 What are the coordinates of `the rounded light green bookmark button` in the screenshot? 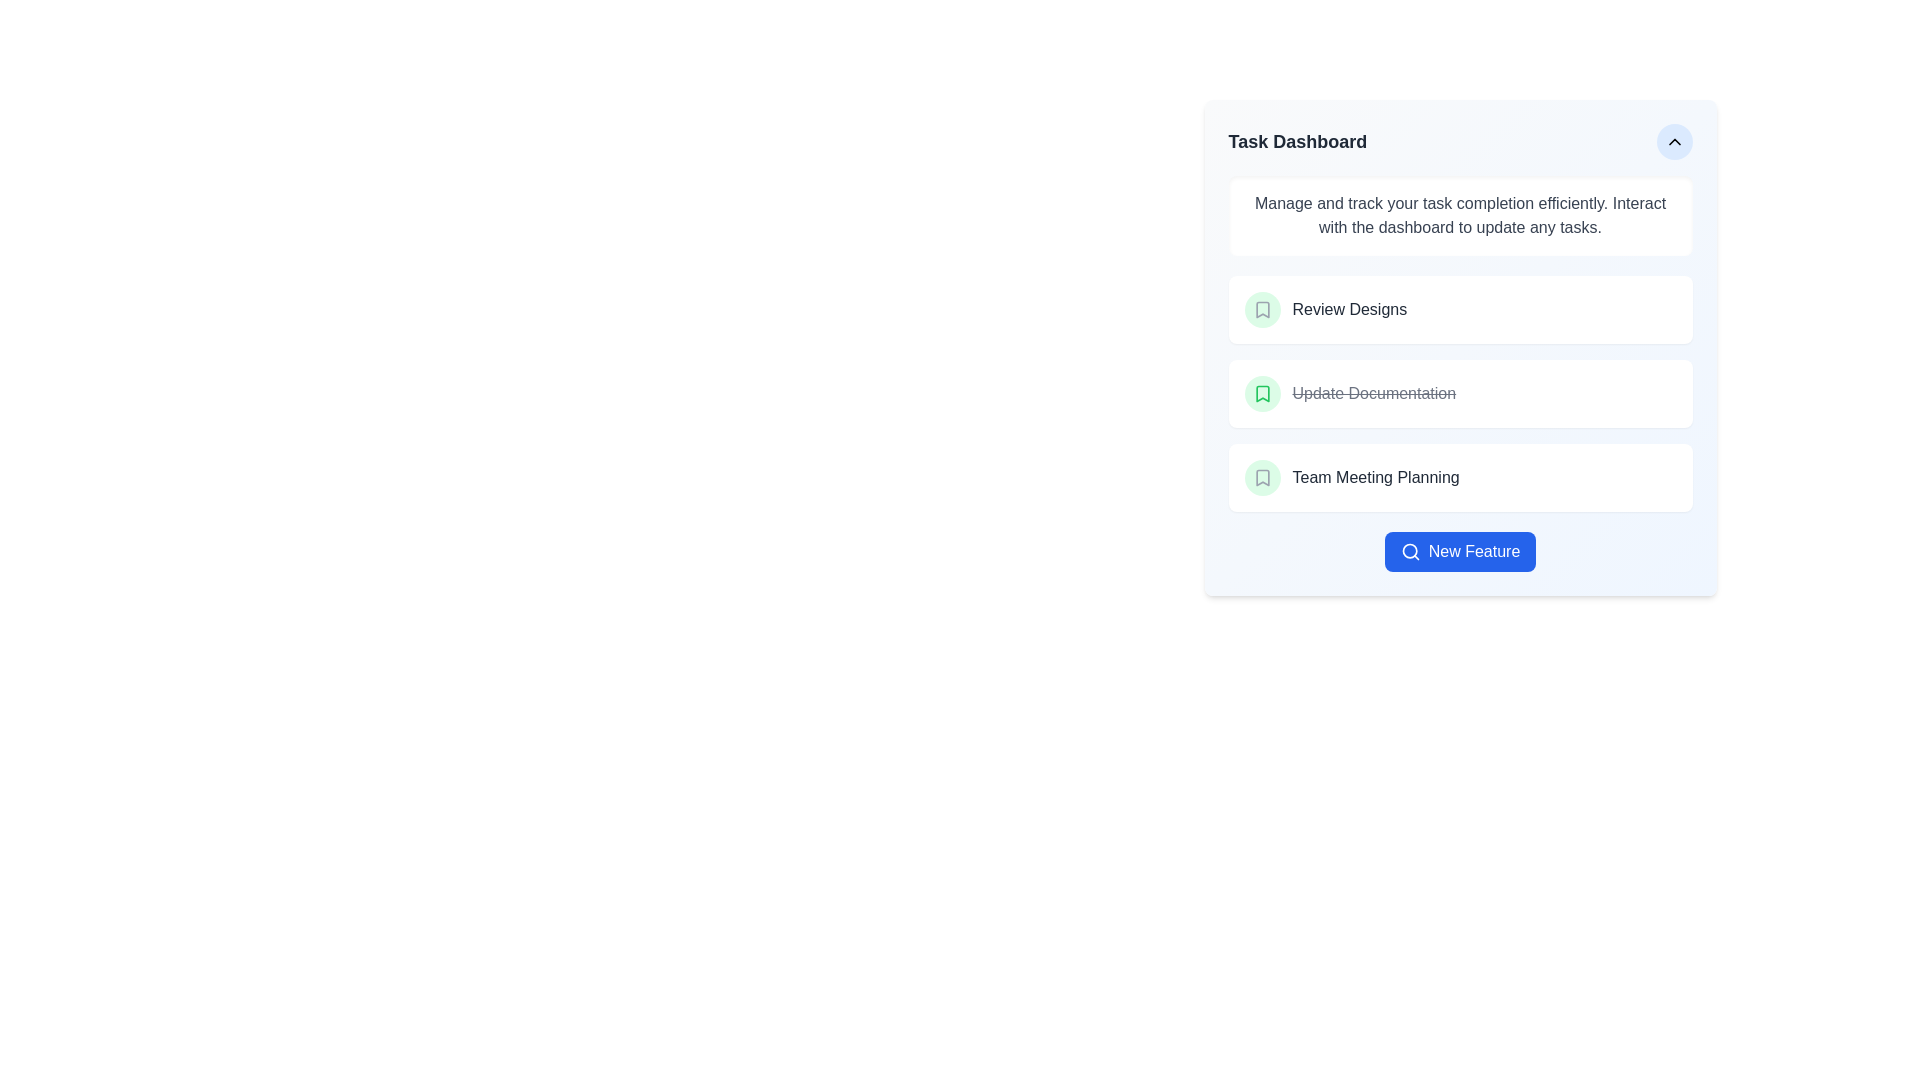 It's located at (1261, 478).